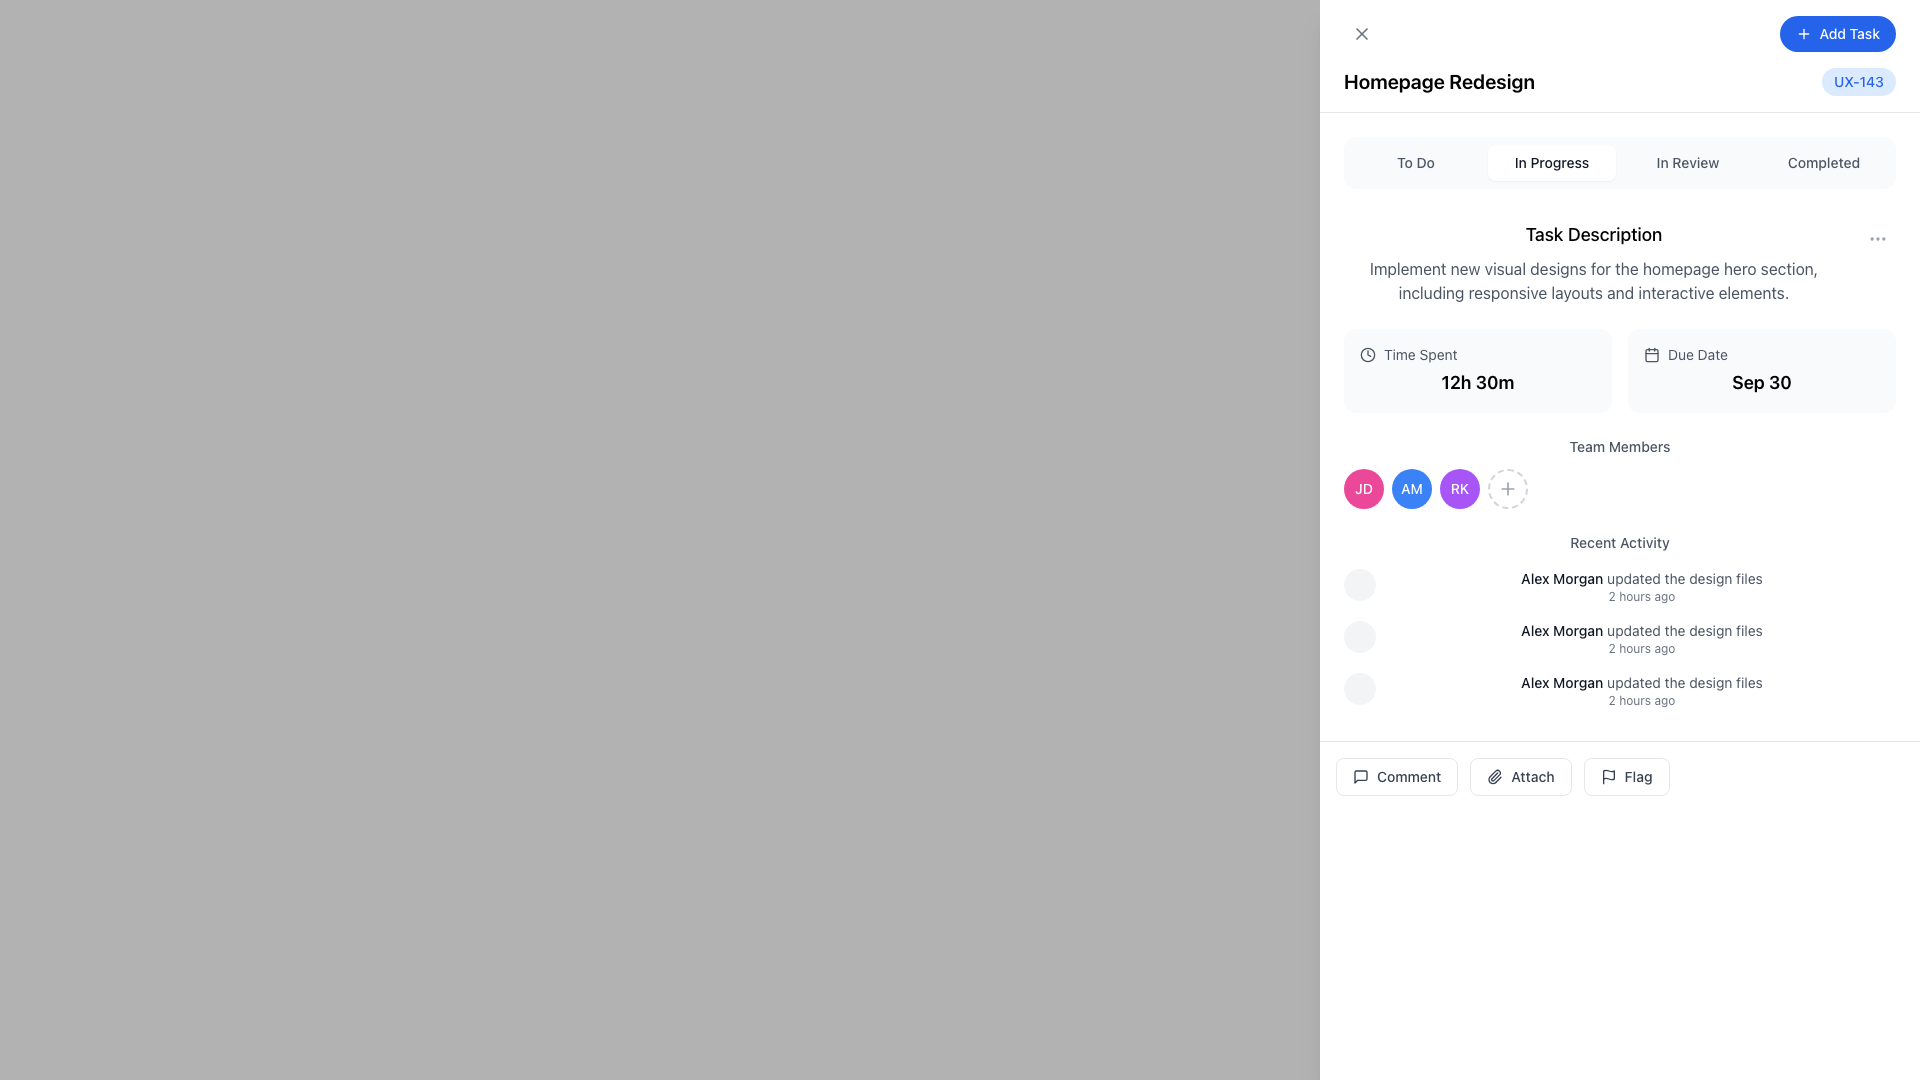 The width and height of the screenshot is (1920, 1080). What do you see at coordinates (1620, 161) in the screenshot?
I see `the 'To Do' tab in the navigation bar located near the top of the interface` at bounding box center [1620, 161].